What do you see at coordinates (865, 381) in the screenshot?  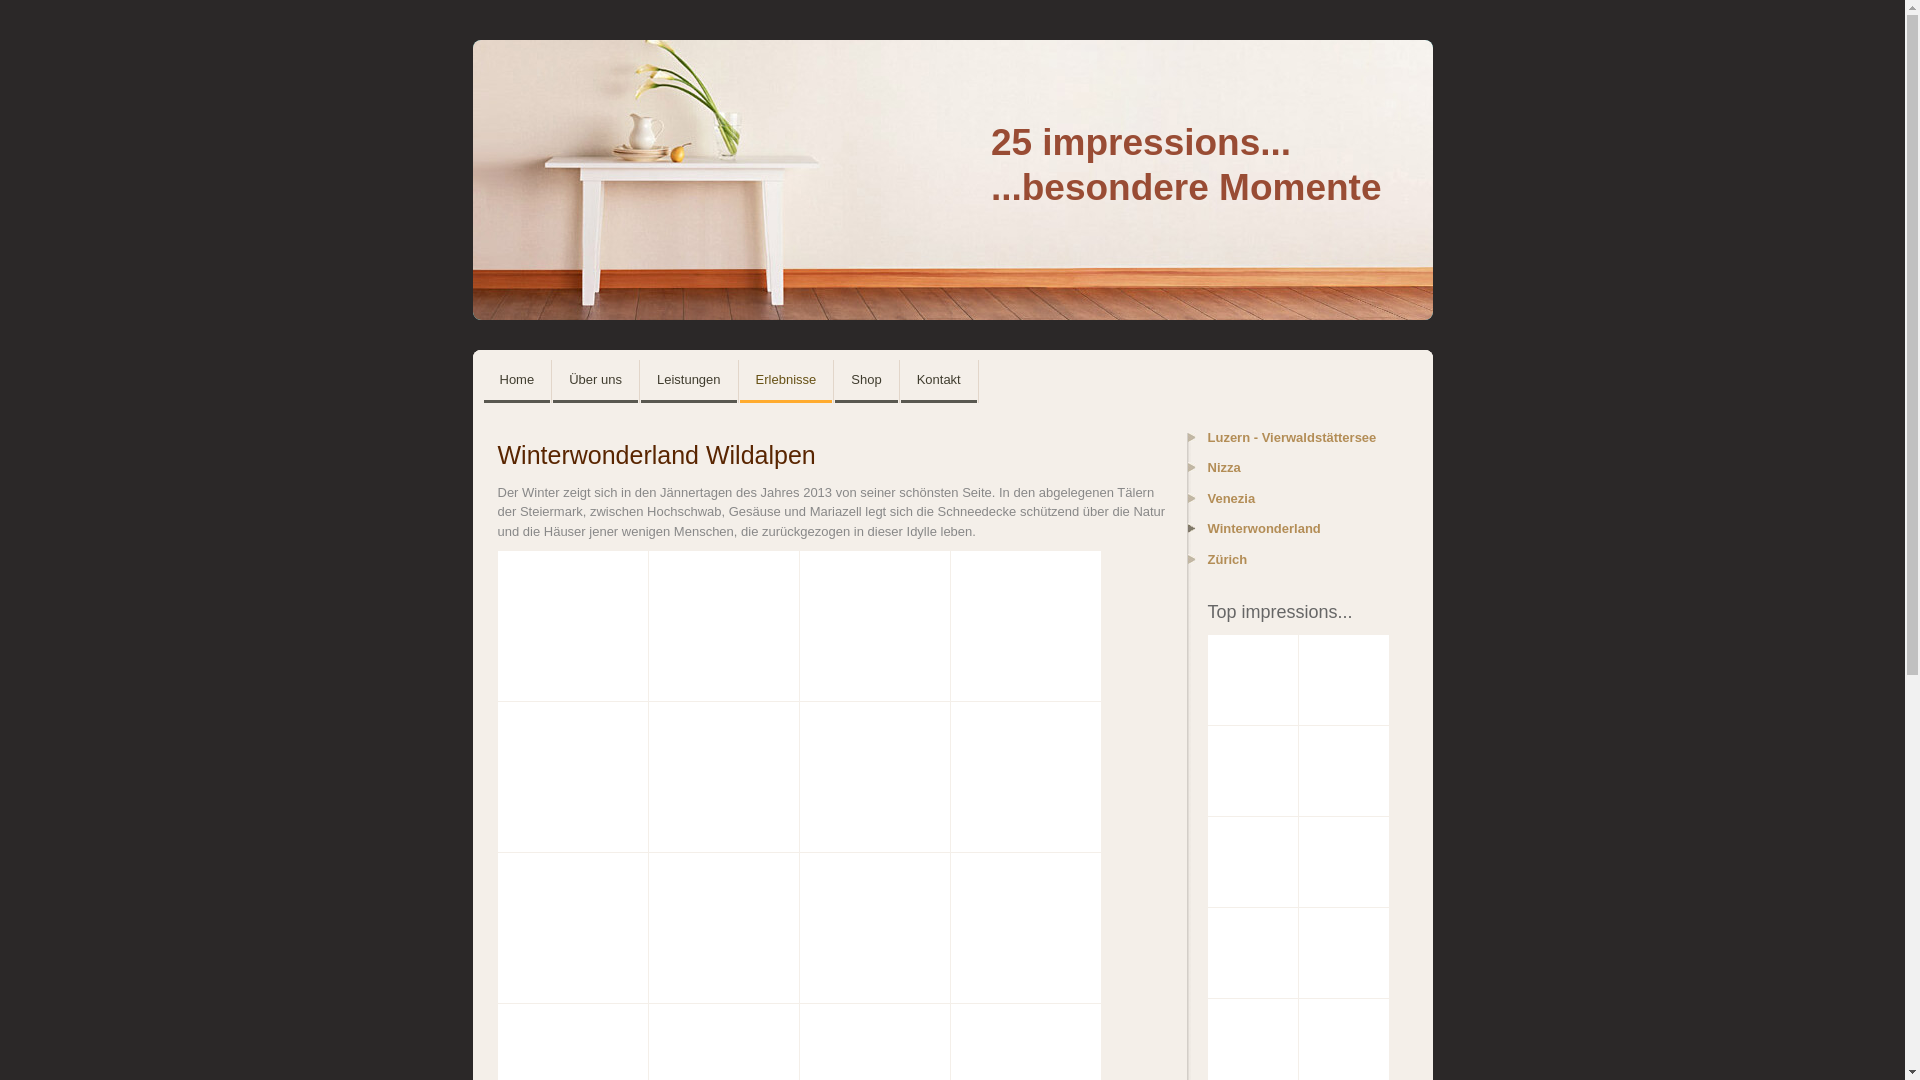 I see `'Shop'` at bounding box center [865, 381].